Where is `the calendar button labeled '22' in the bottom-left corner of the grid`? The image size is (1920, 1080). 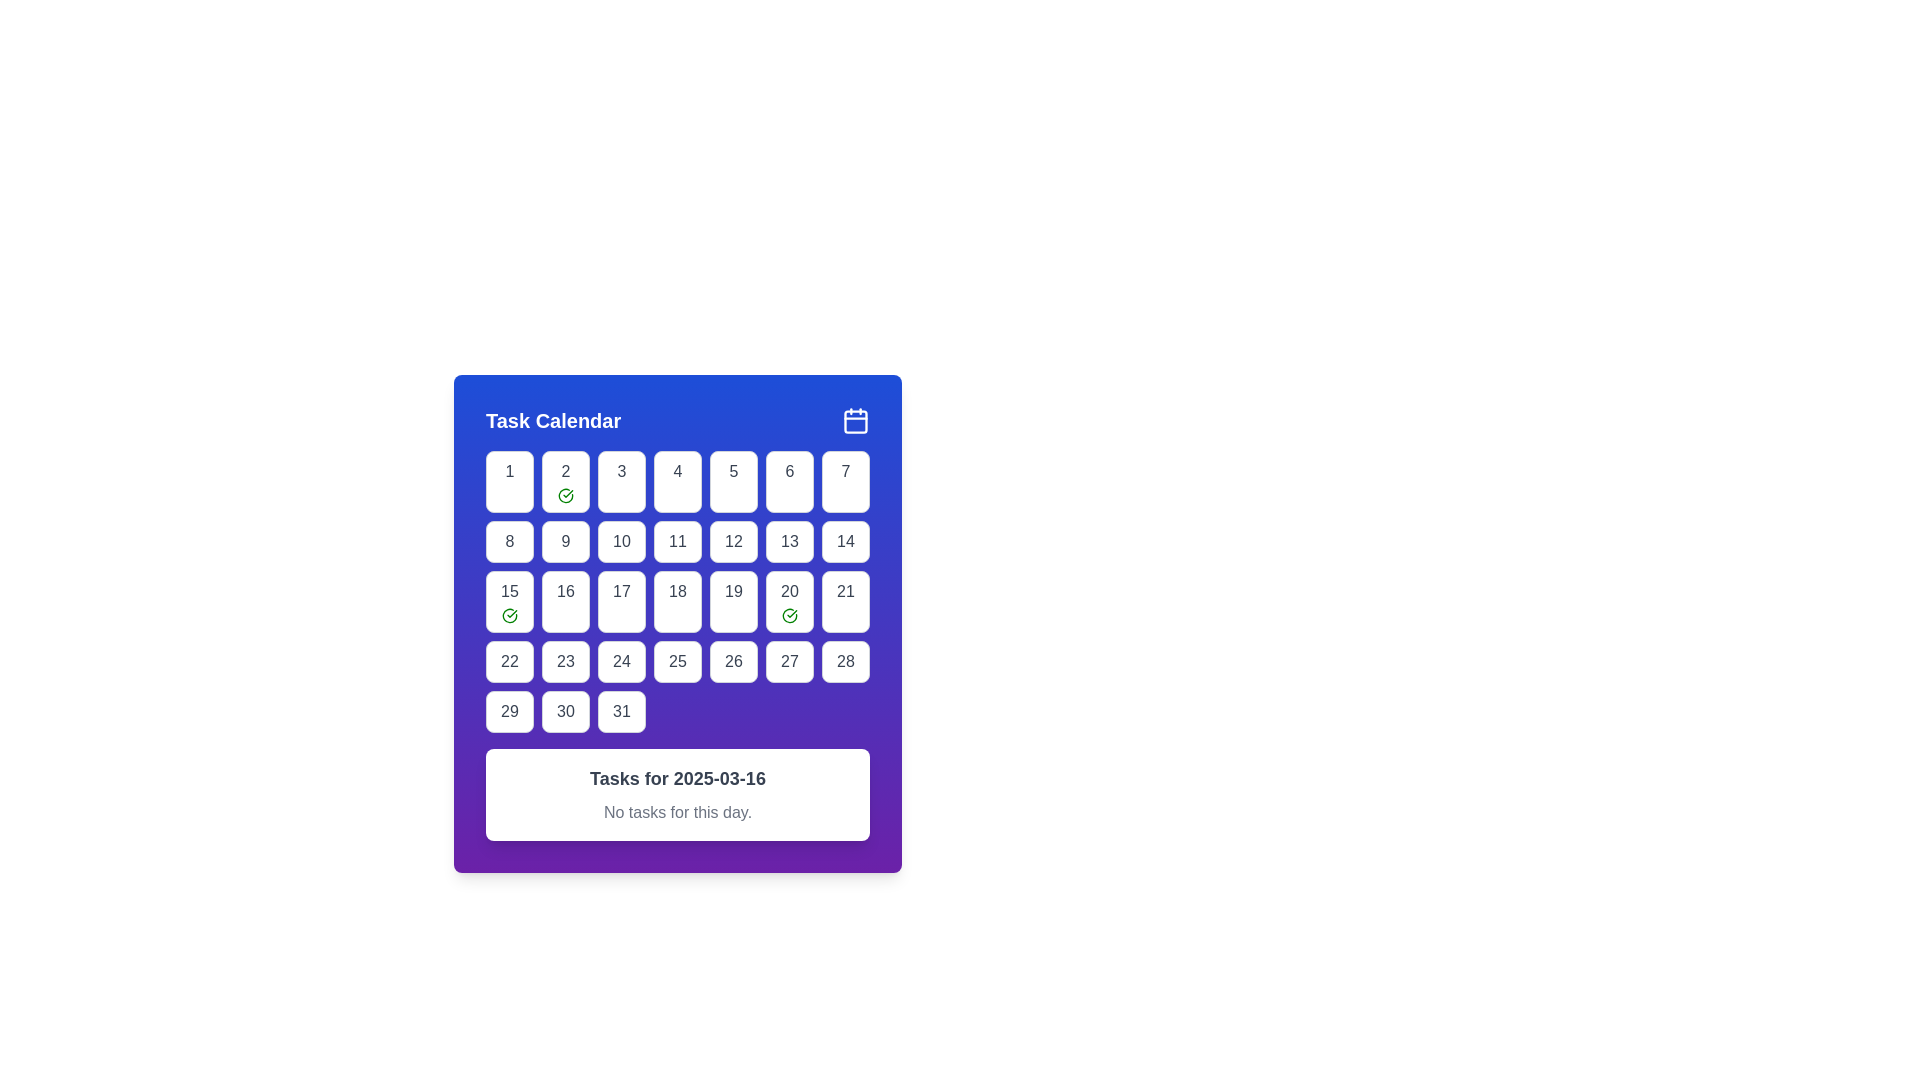 the calendar button labeled '22' in the bottom-left corner of the grid is located at coordinates (509, 662).